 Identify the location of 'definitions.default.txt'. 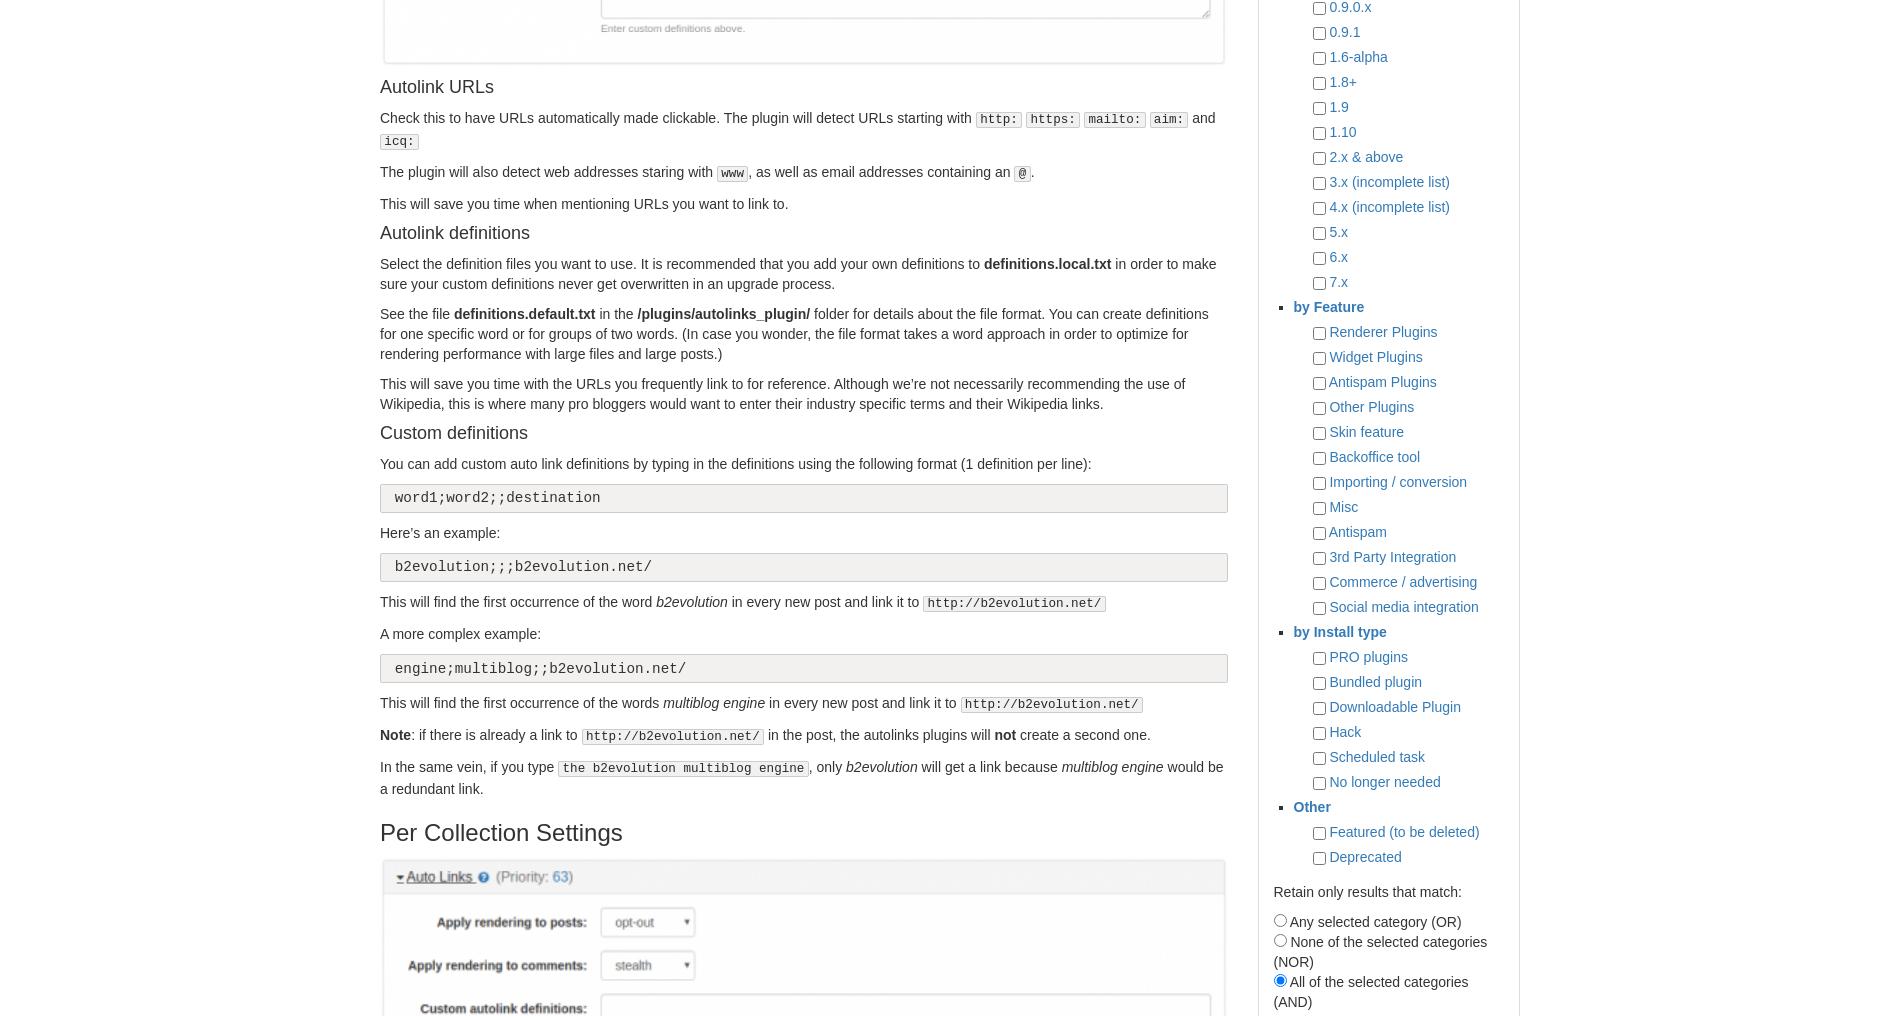
(524, 312).